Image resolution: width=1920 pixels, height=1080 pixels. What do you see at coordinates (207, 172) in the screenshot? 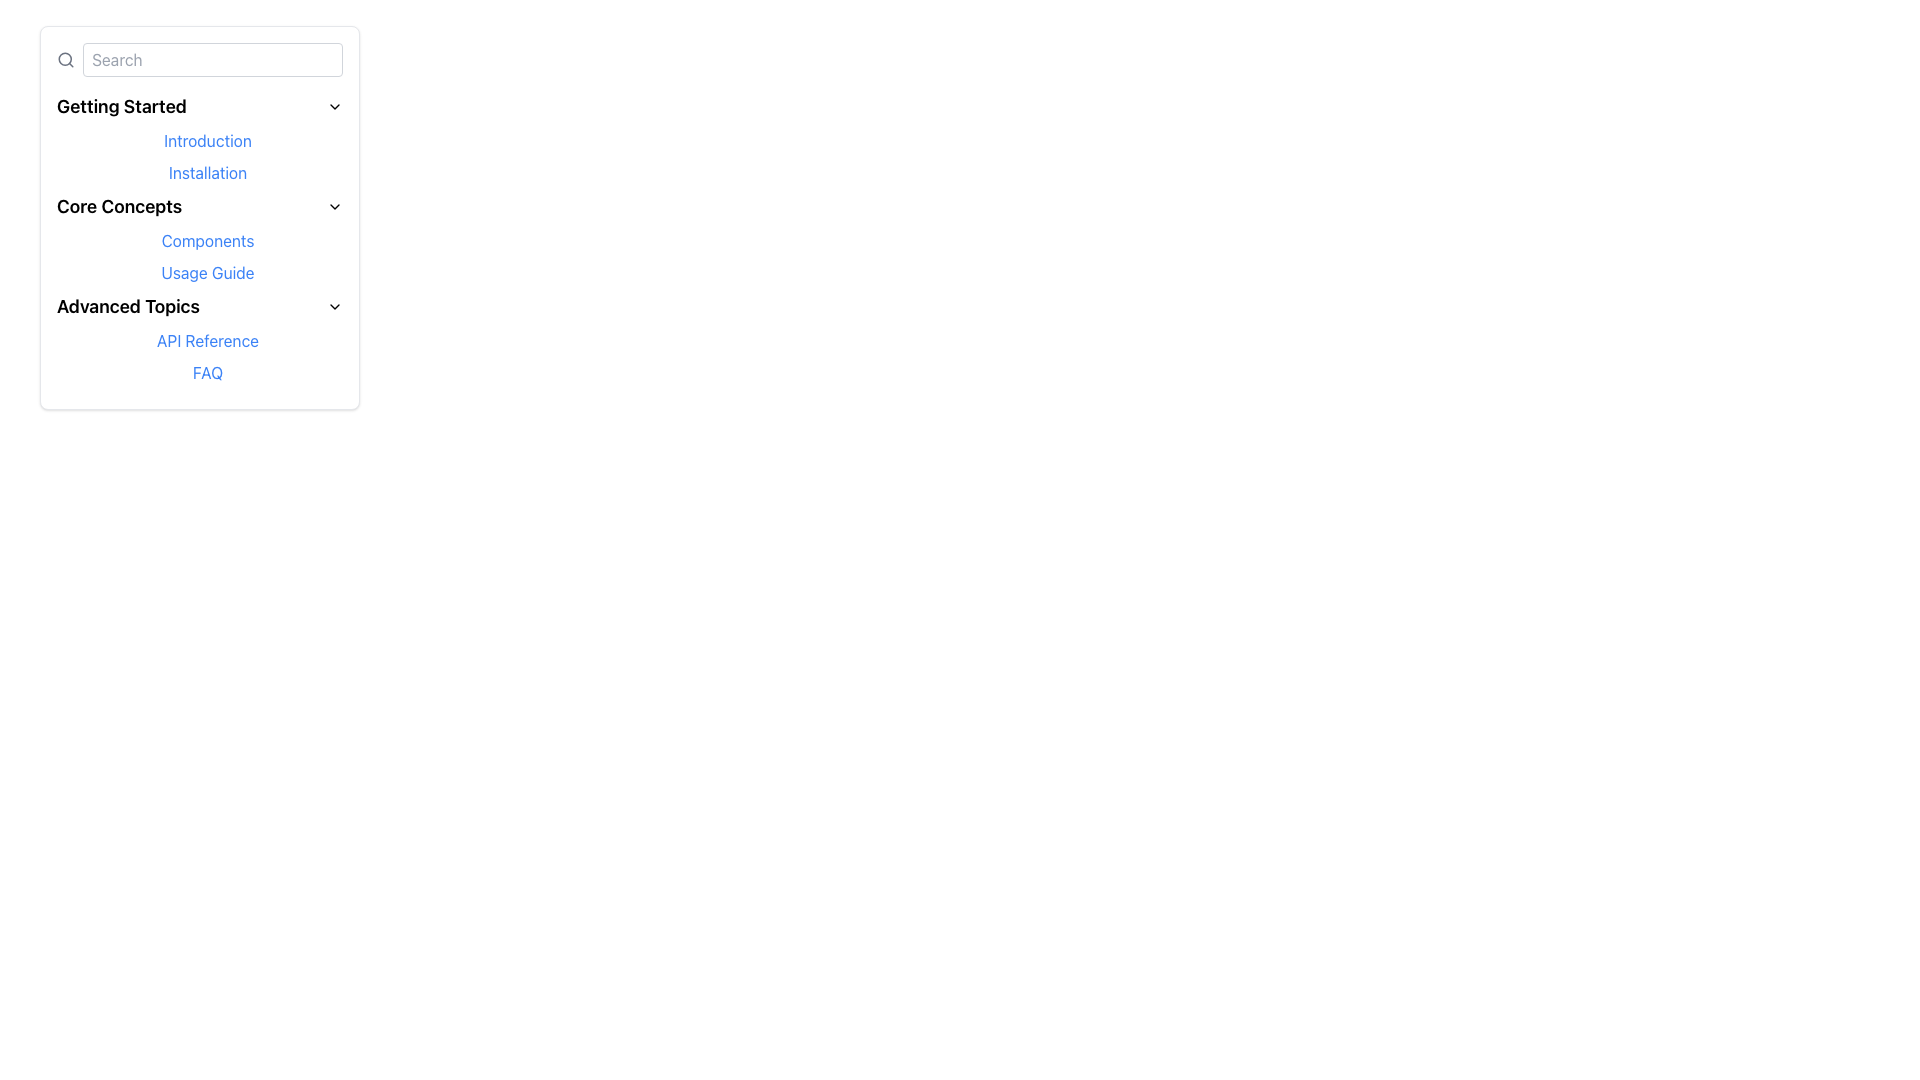
I see `the prominent blue text link labeled 'Installation' located in the 'Getting Started' section of the navigation menu` at bounding box center [207, 172].